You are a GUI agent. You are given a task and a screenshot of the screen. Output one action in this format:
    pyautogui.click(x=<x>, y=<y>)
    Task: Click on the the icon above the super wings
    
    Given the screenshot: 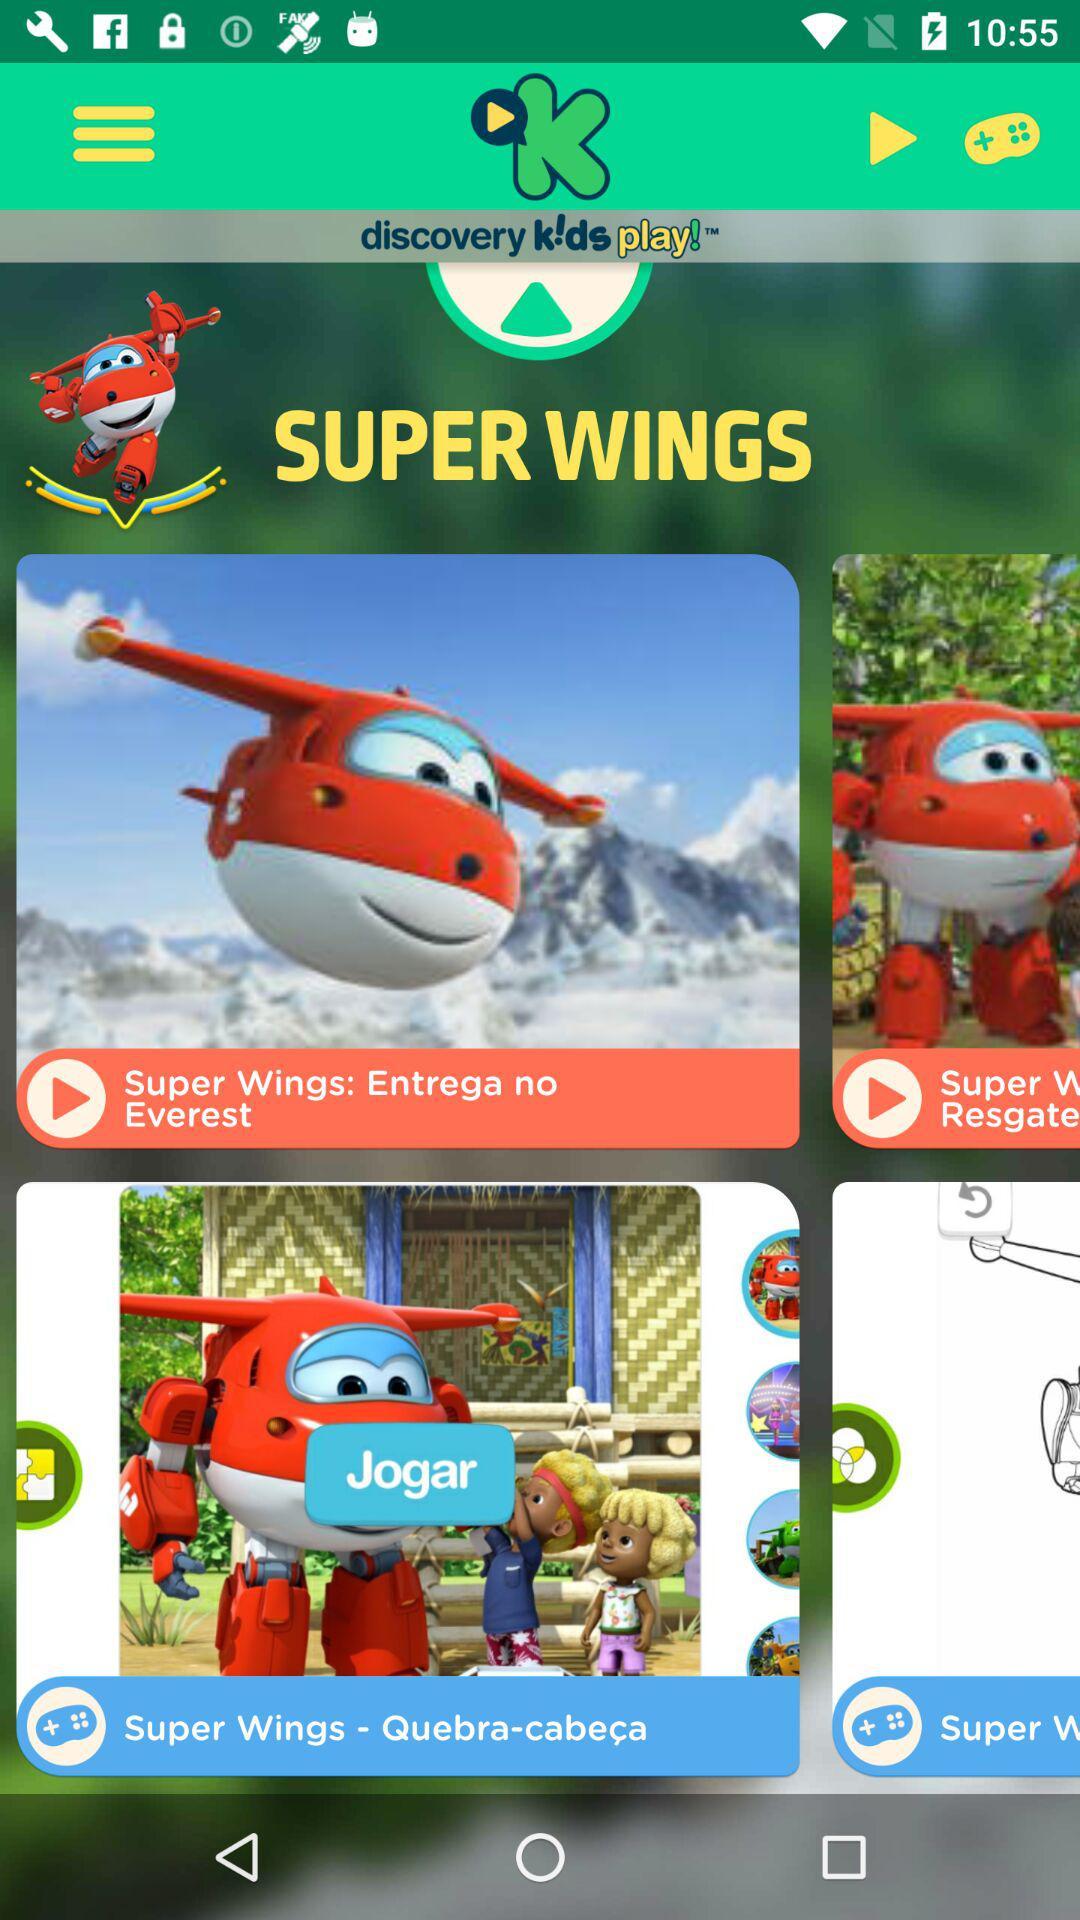 What is the action you would take?
    pyautogui.click(x=998, y=135)
    